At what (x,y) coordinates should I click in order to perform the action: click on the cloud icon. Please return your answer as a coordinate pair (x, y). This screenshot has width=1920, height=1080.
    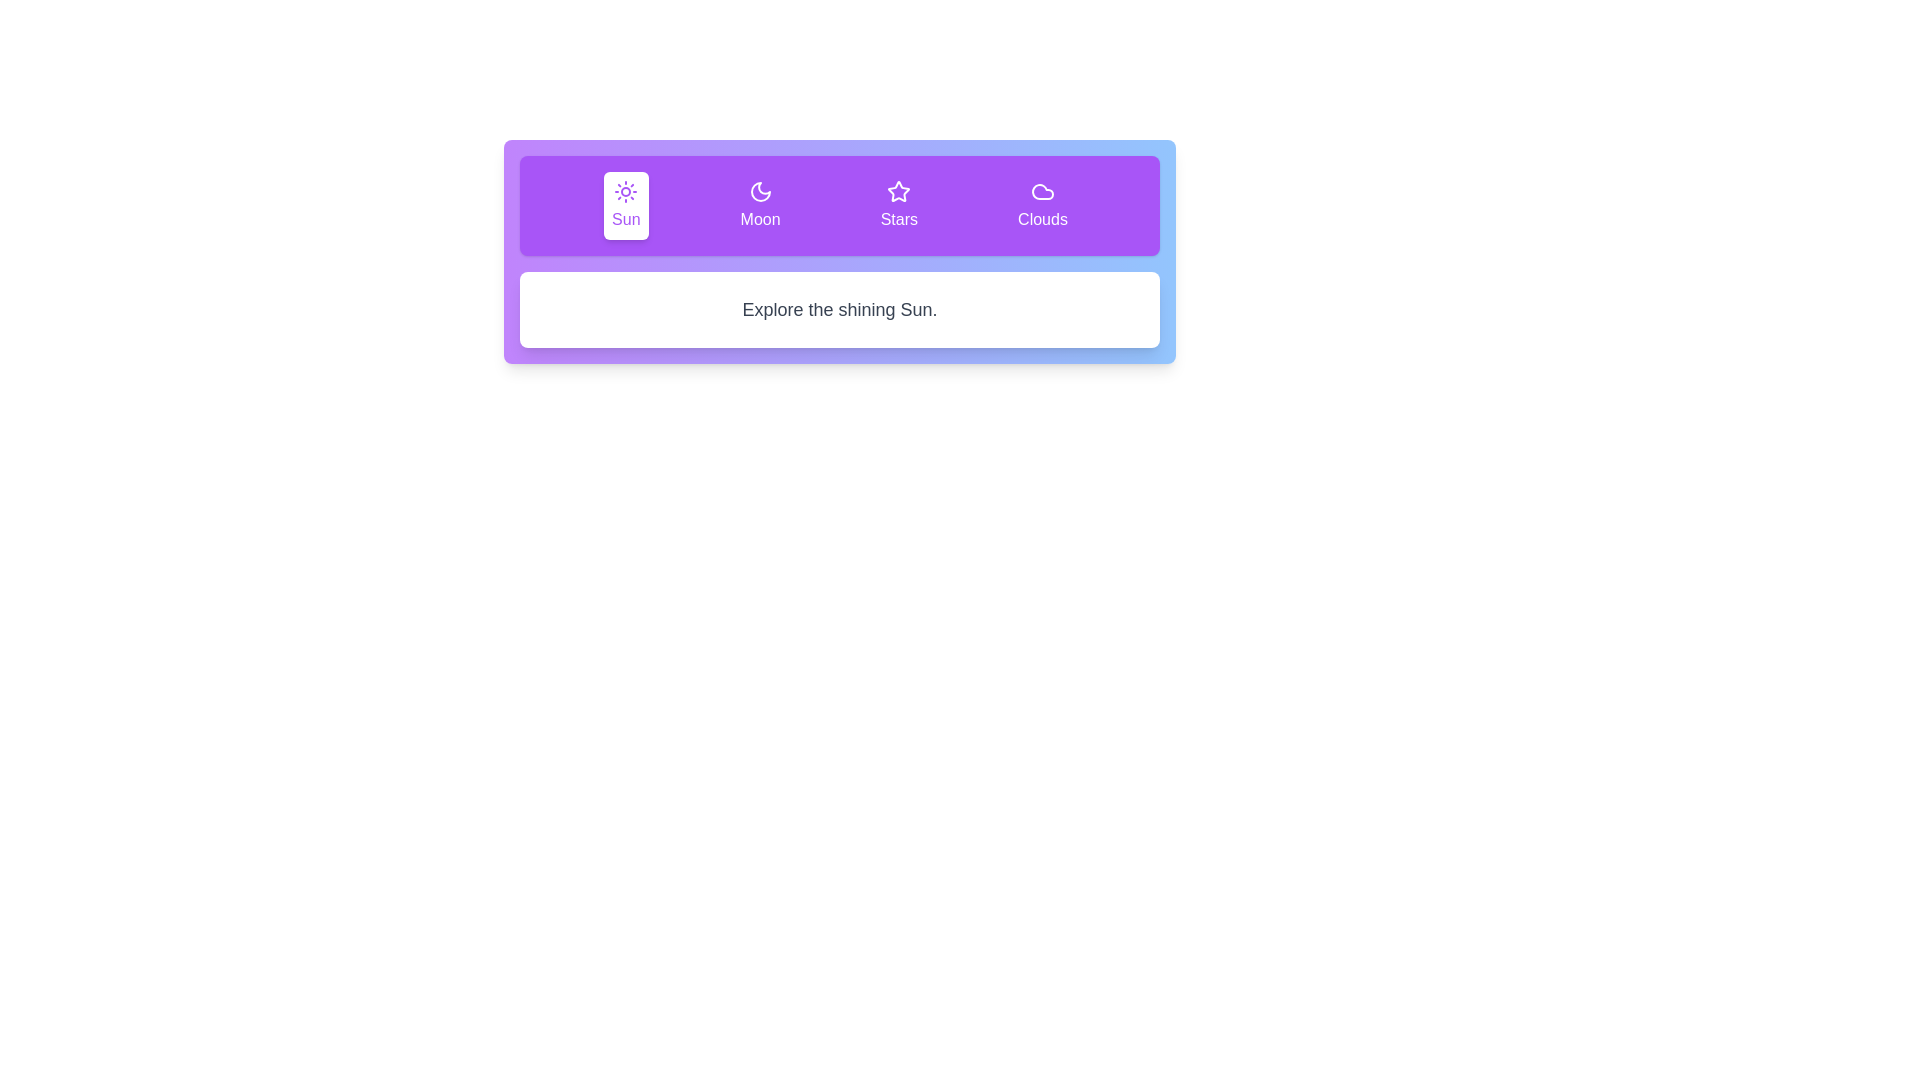
    Looking at the image, I should click on (1041, 192).